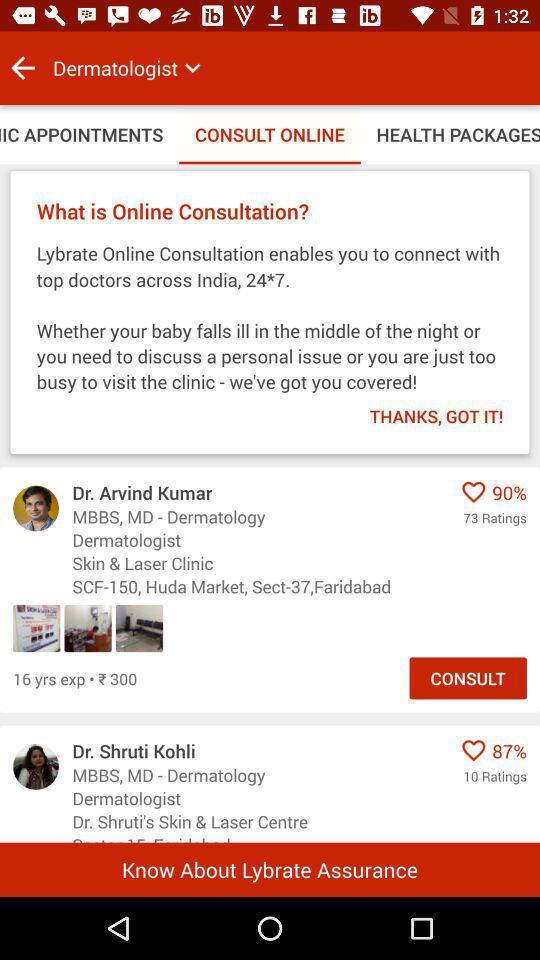  Describe the element at coordinates (270, 868) in the screenshot. I see `know about lybrate` at that location.